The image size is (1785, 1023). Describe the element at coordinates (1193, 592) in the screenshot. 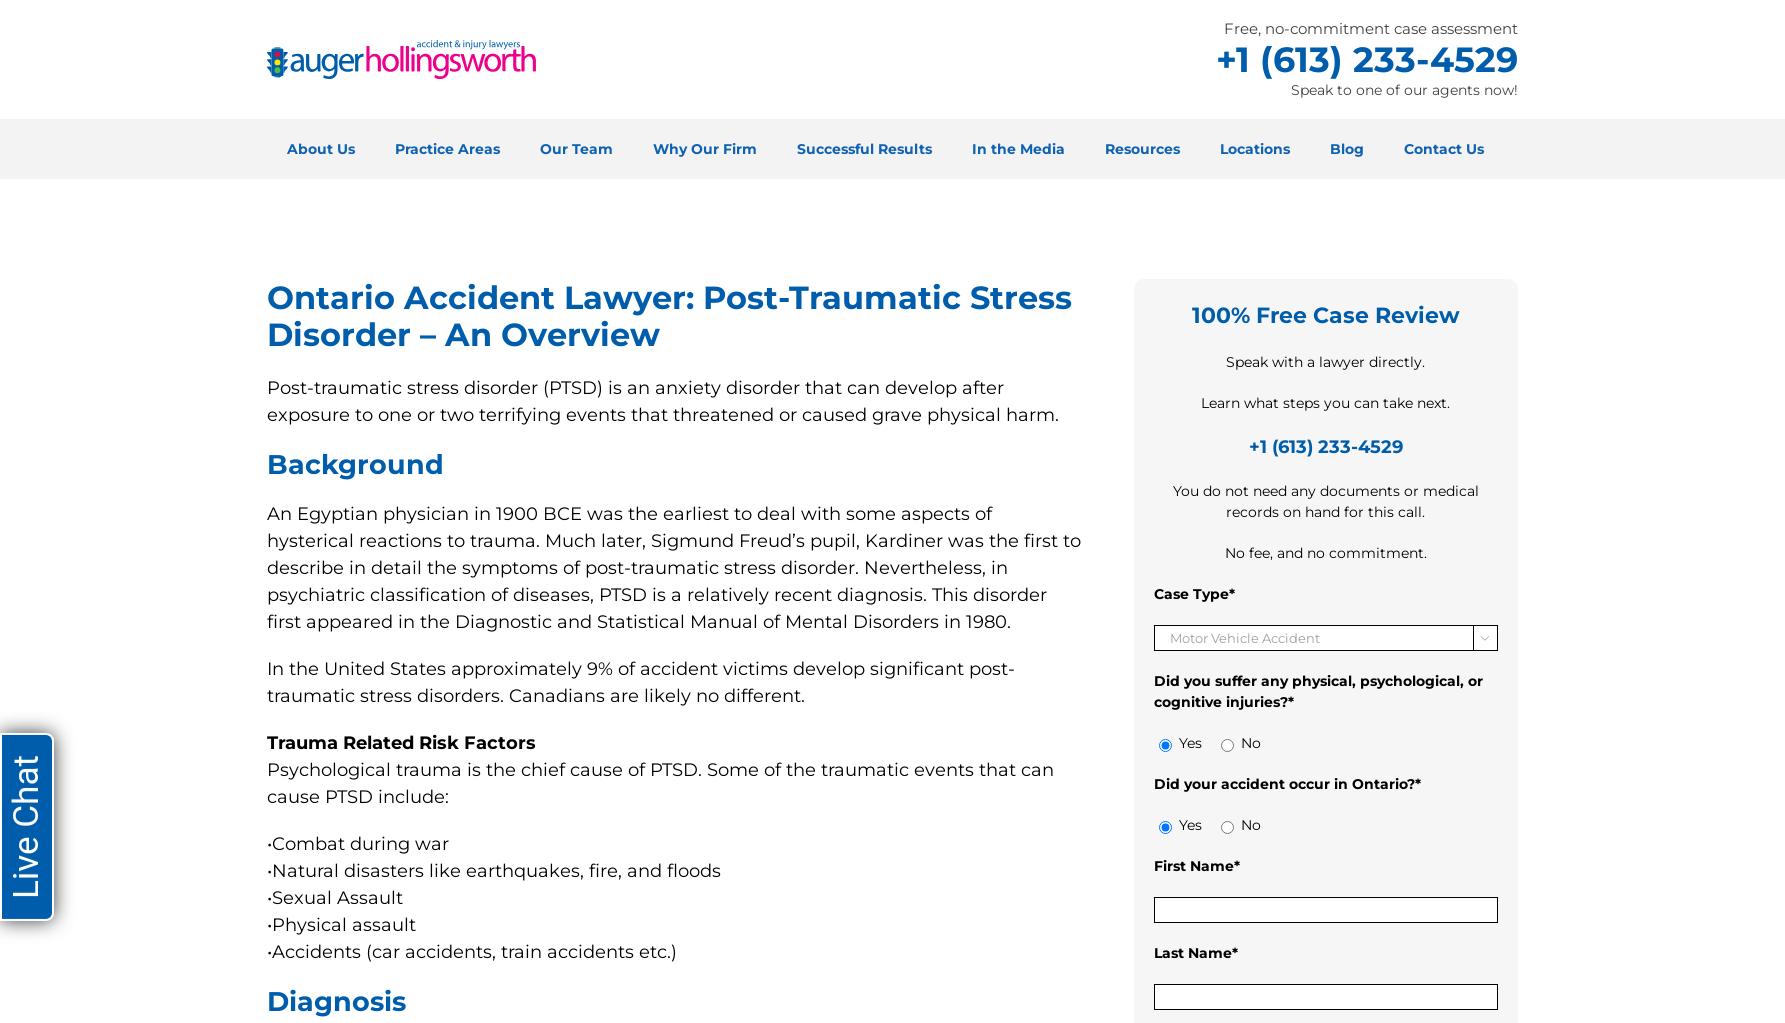

I see `'Case Type*'` at that location.